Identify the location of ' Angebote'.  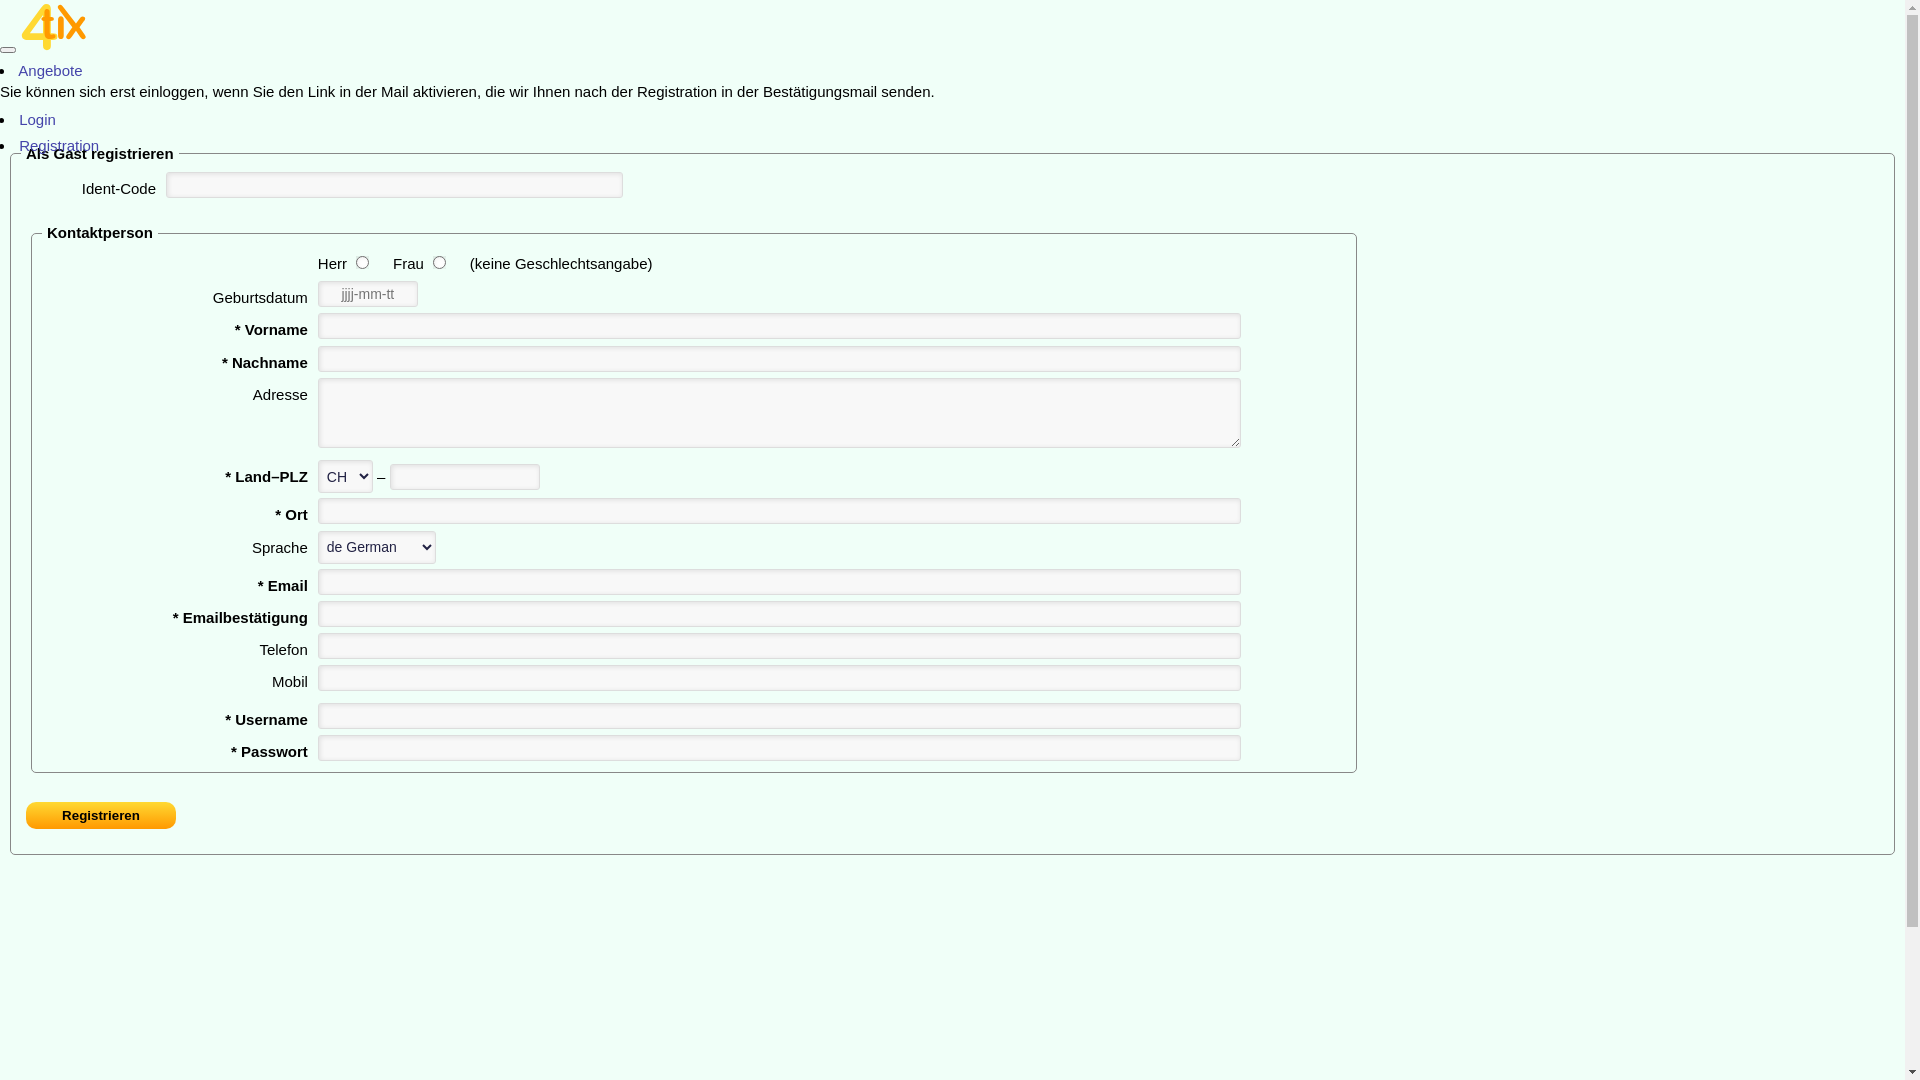
(48, 69).